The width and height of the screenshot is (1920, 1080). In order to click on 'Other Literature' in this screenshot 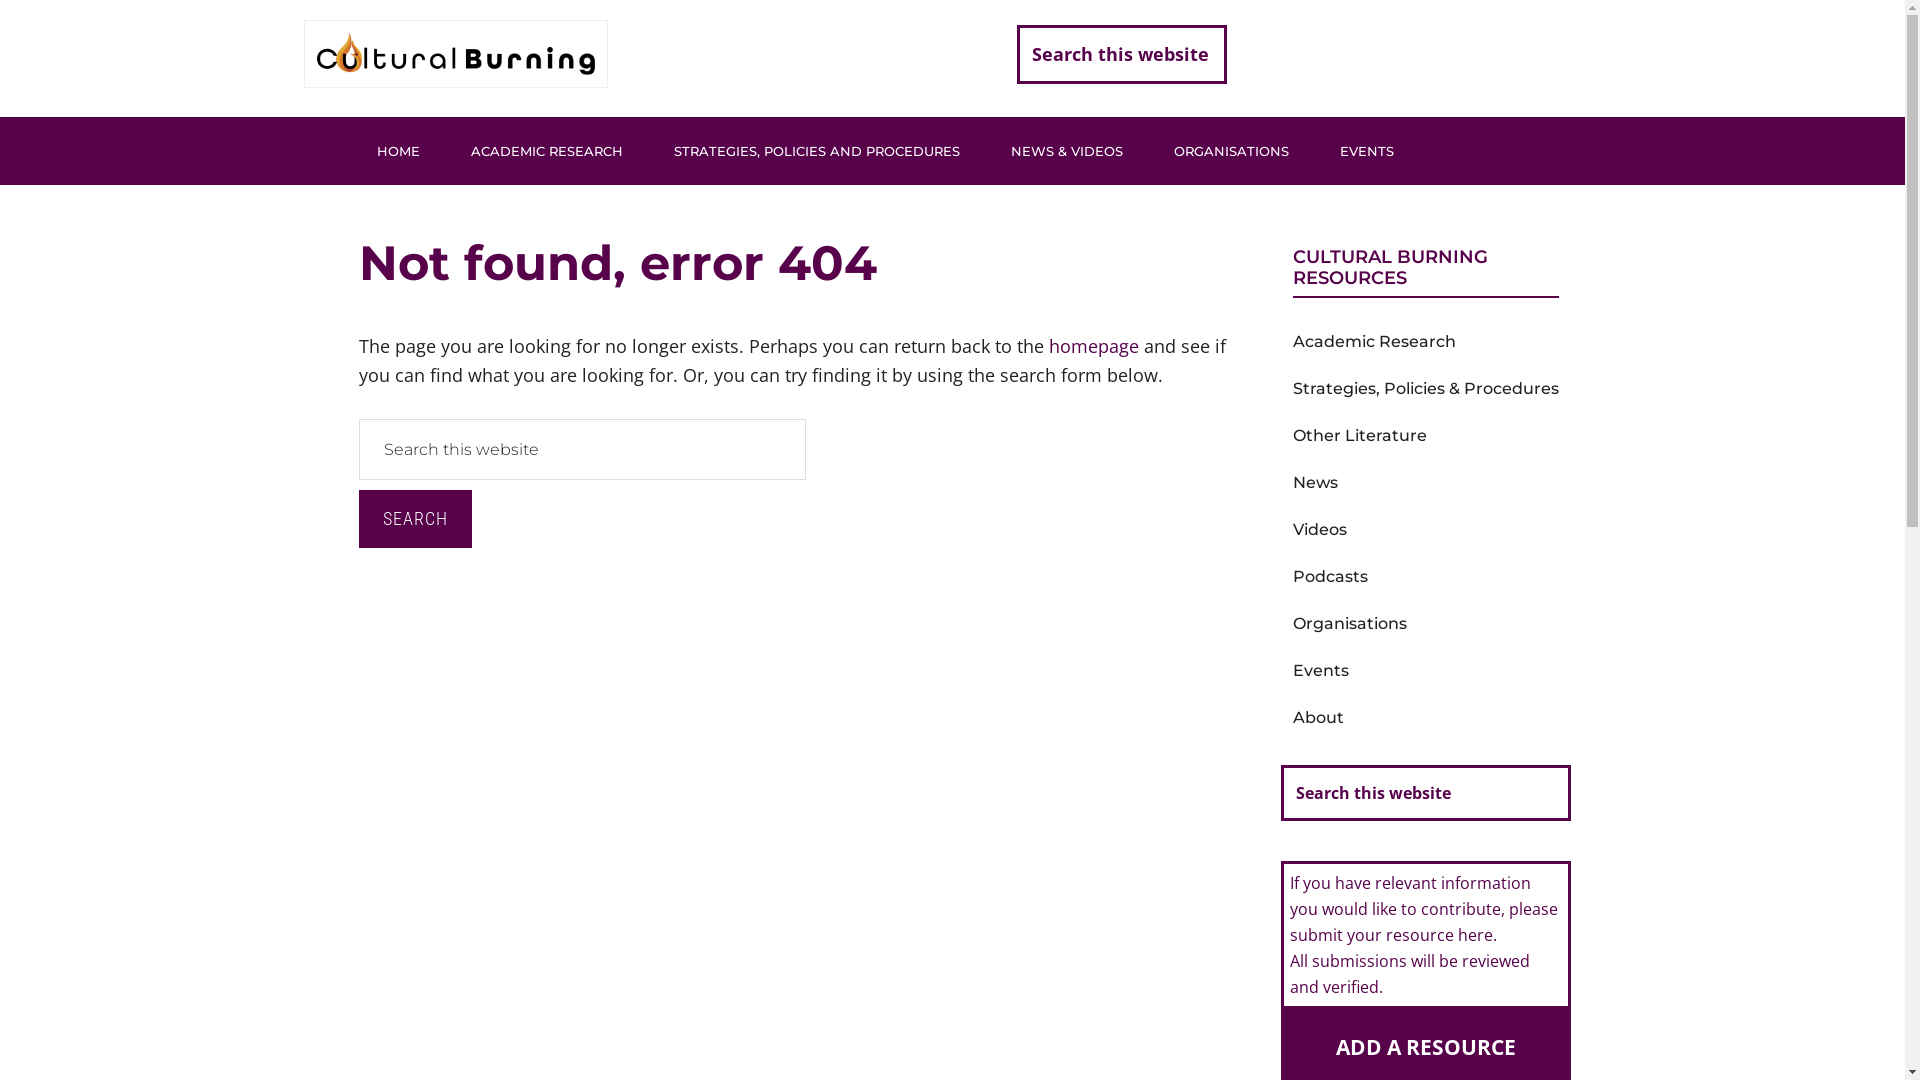, I will do `click(1358, 434)`.